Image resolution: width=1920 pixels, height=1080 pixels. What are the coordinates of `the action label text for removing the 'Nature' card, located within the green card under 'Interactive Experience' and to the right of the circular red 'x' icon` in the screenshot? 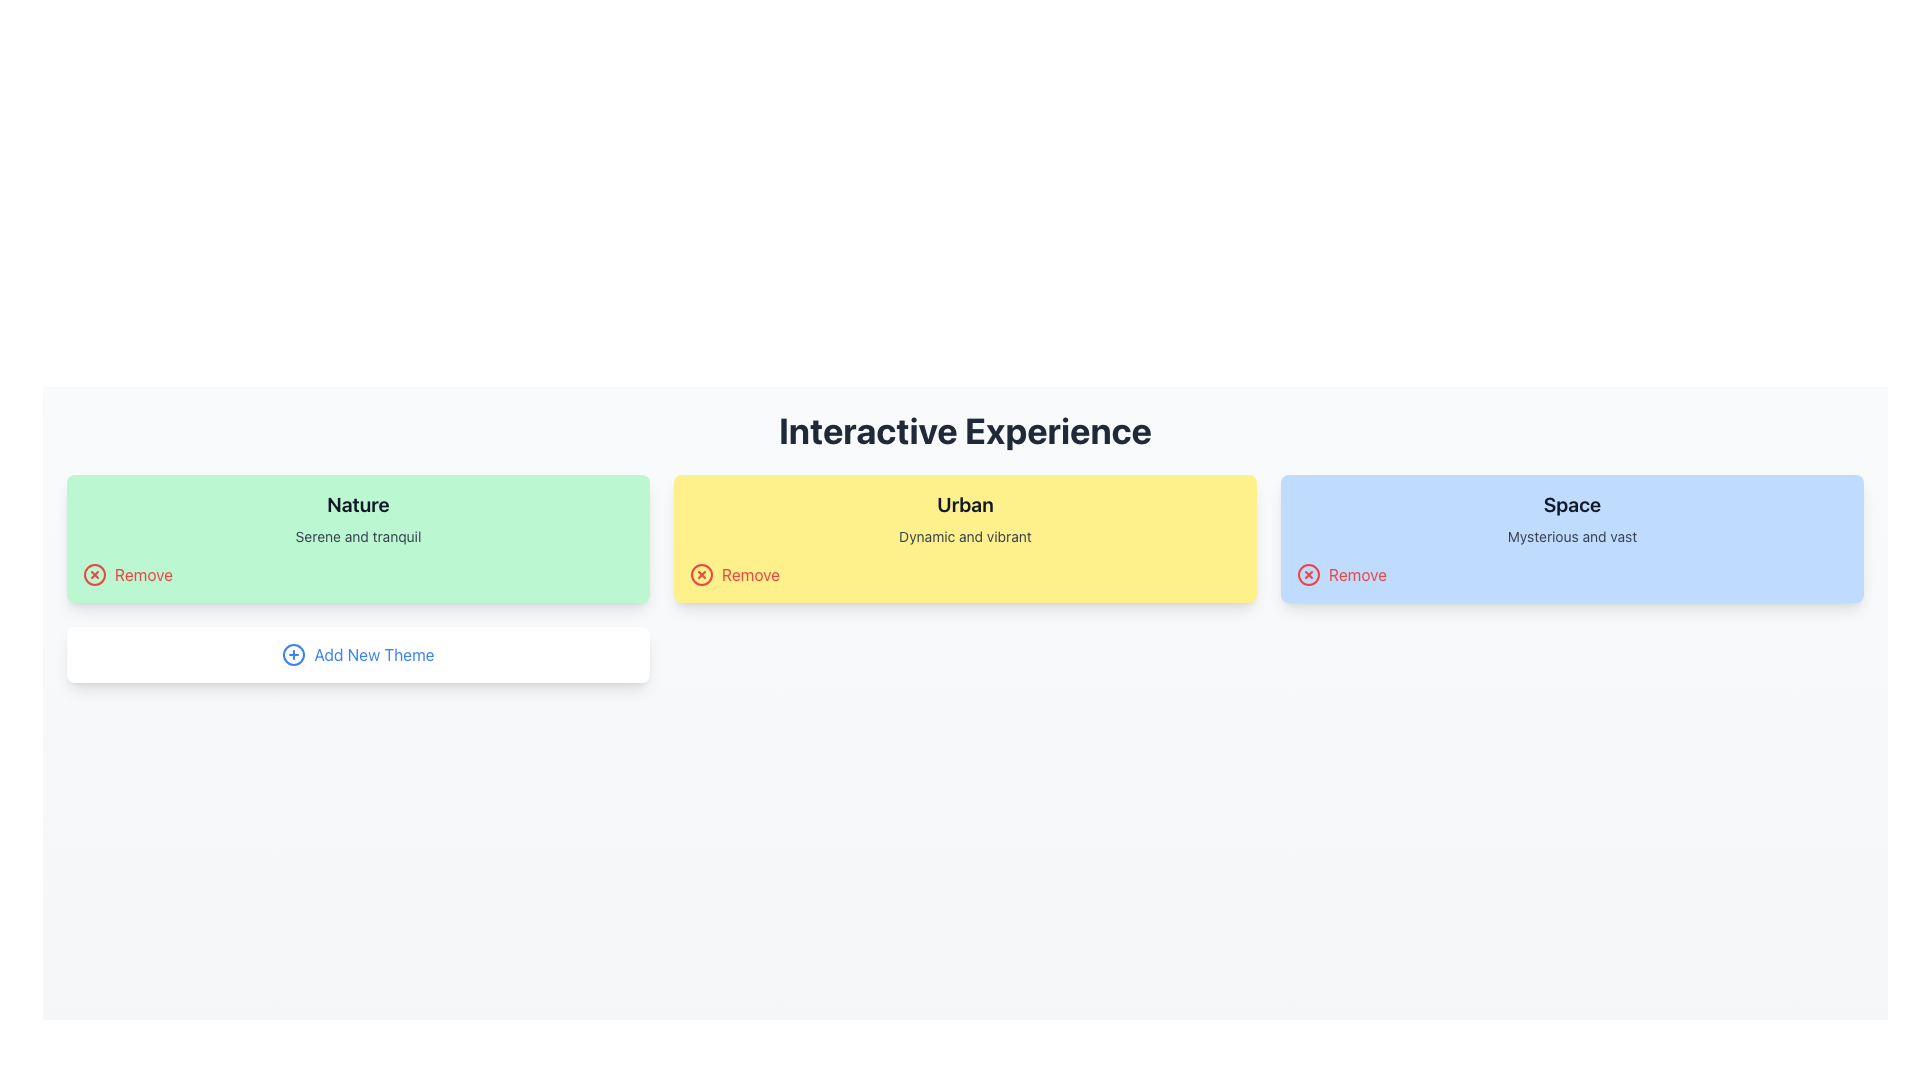 It's located at (143, 574).